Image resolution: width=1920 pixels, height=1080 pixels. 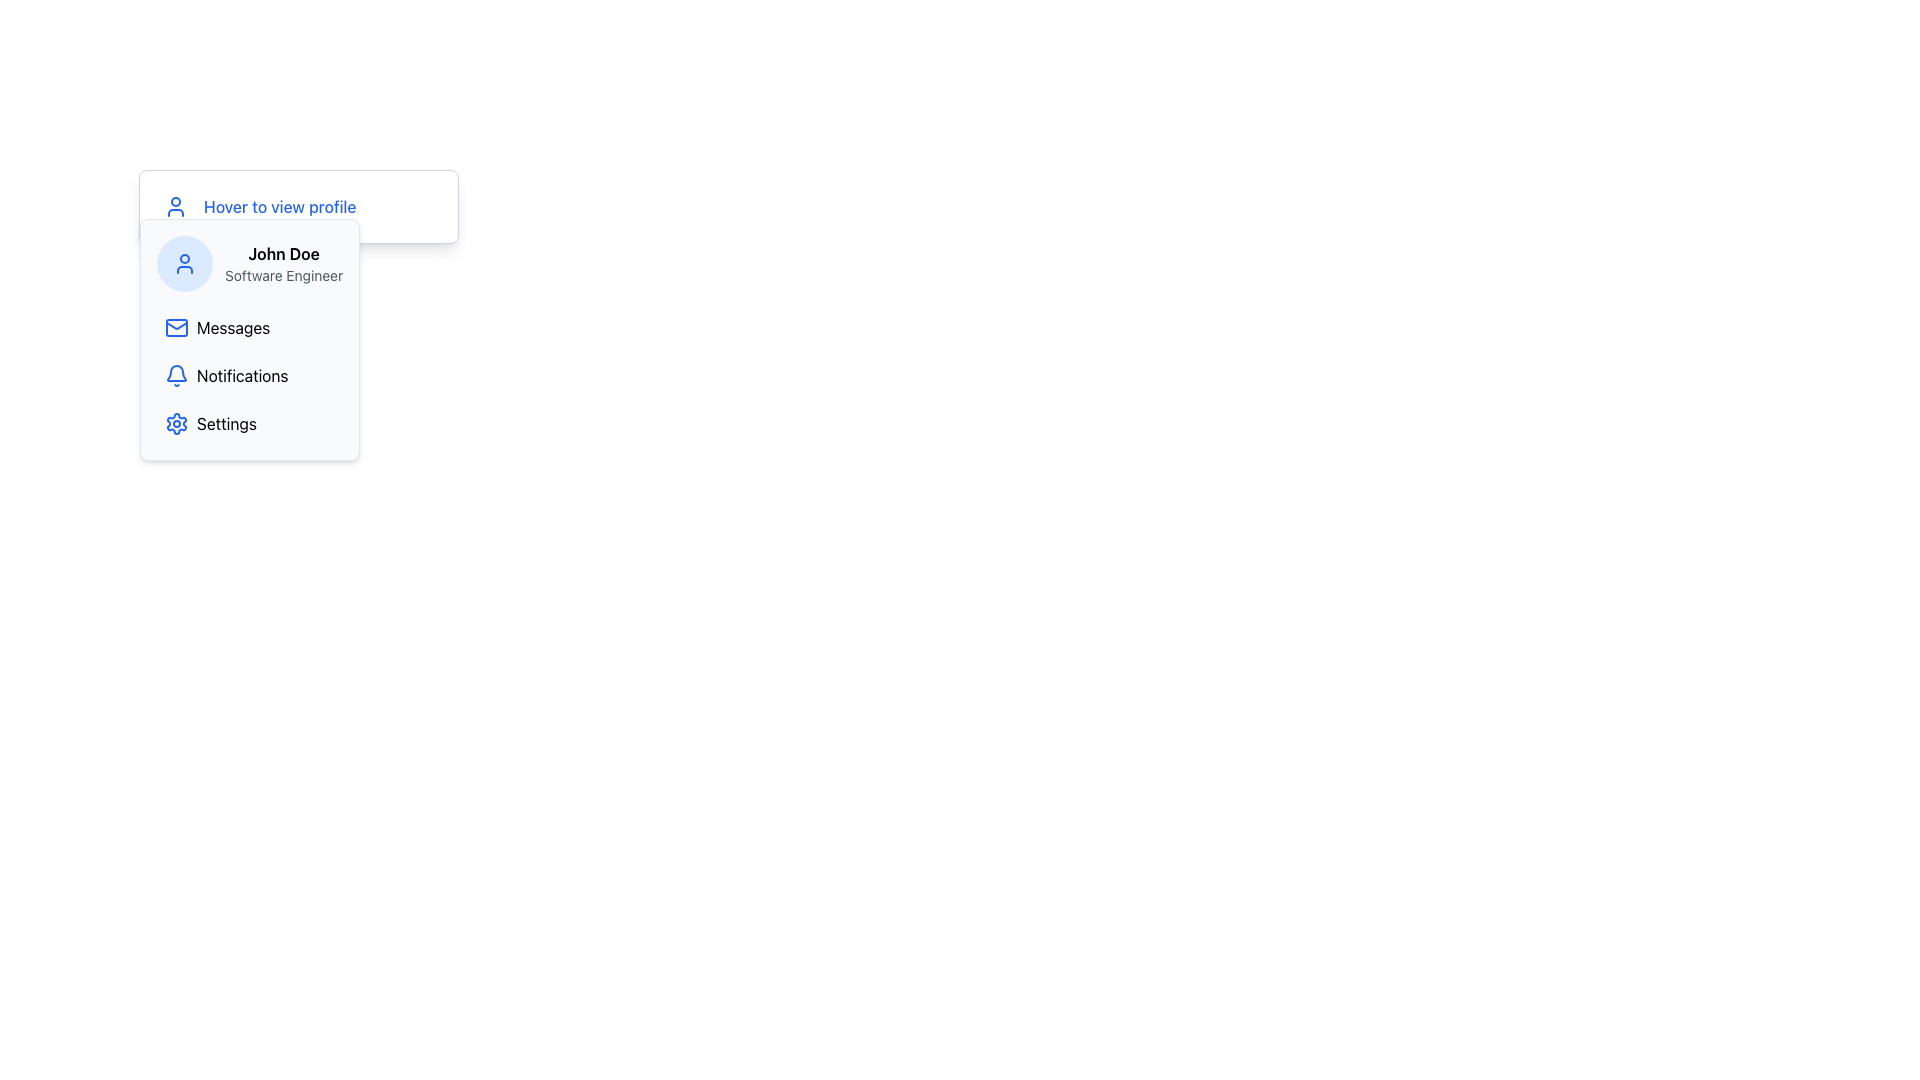 I want to click on the 'Notifications' item, so click(x=248, y=375).